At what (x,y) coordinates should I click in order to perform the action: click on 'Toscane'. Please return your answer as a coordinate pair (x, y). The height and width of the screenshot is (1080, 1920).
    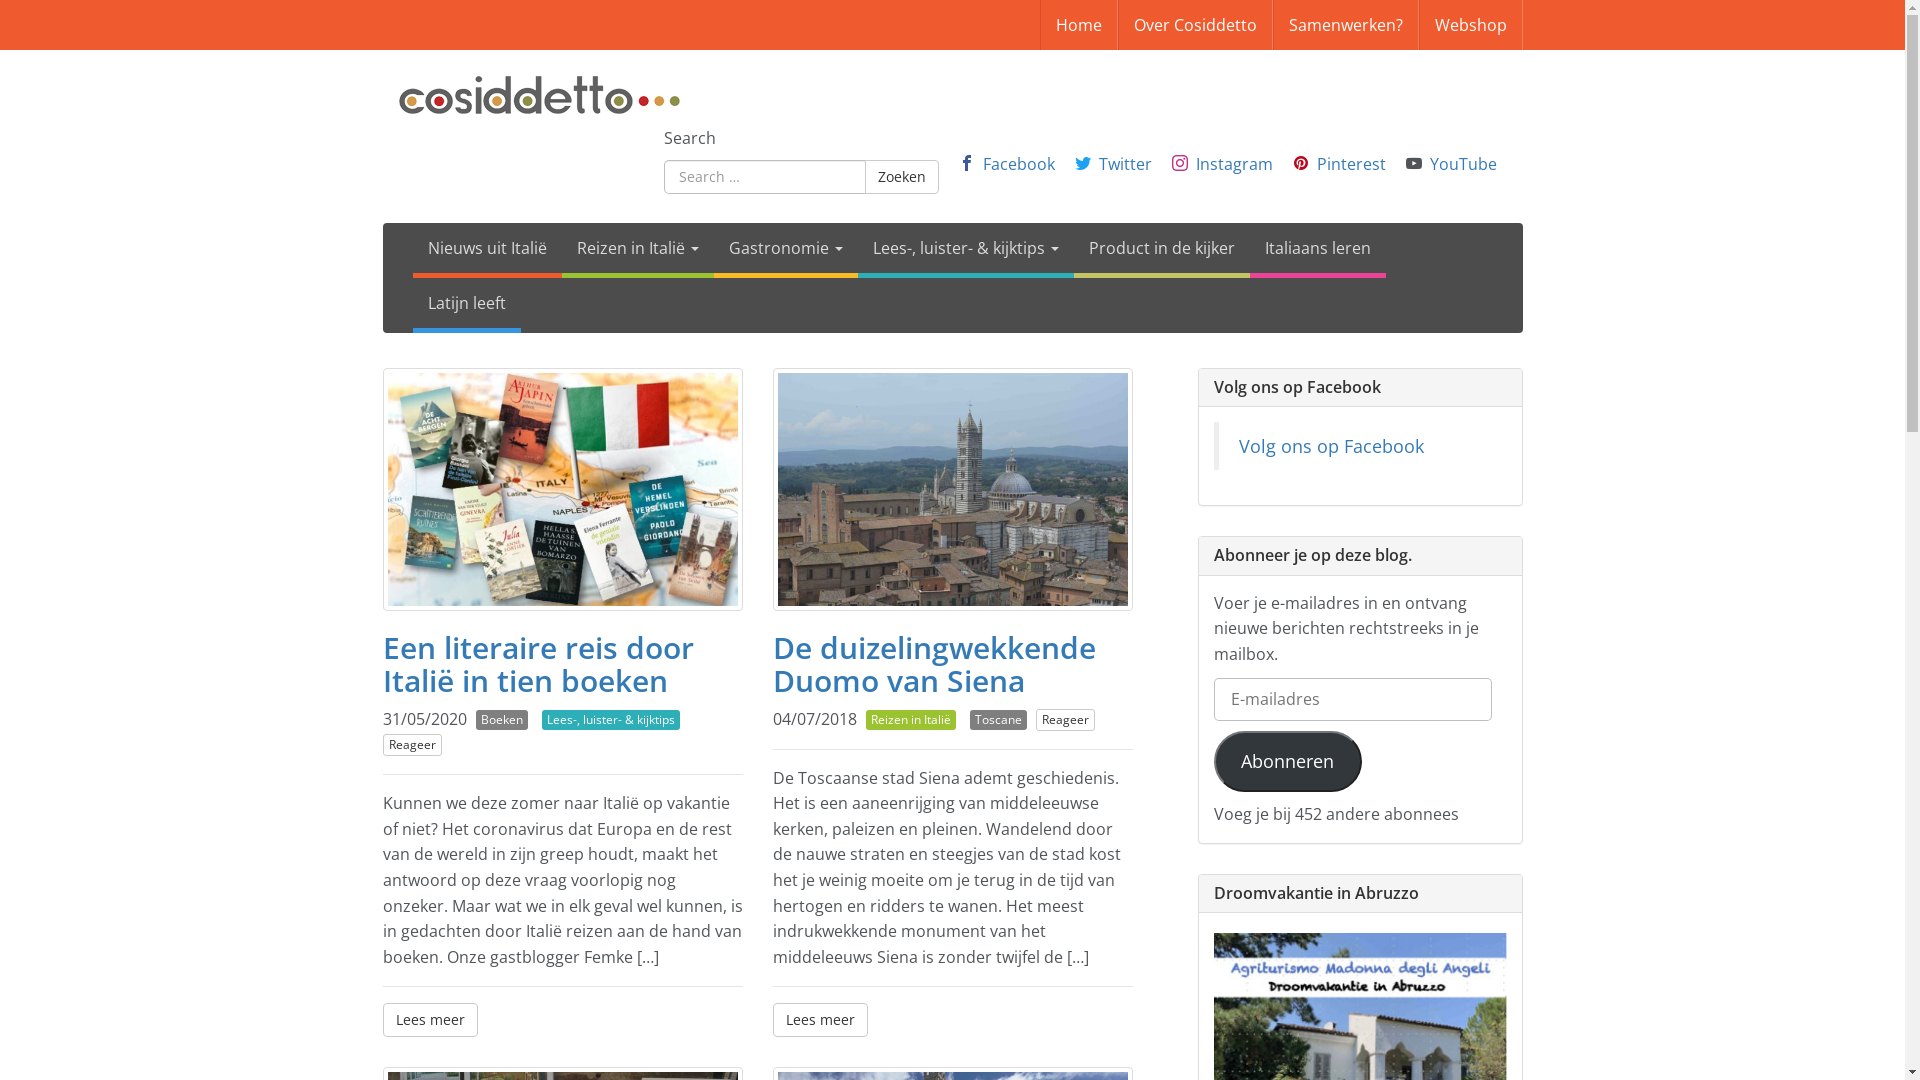
    Looking at the image, I should click on (998, 720).